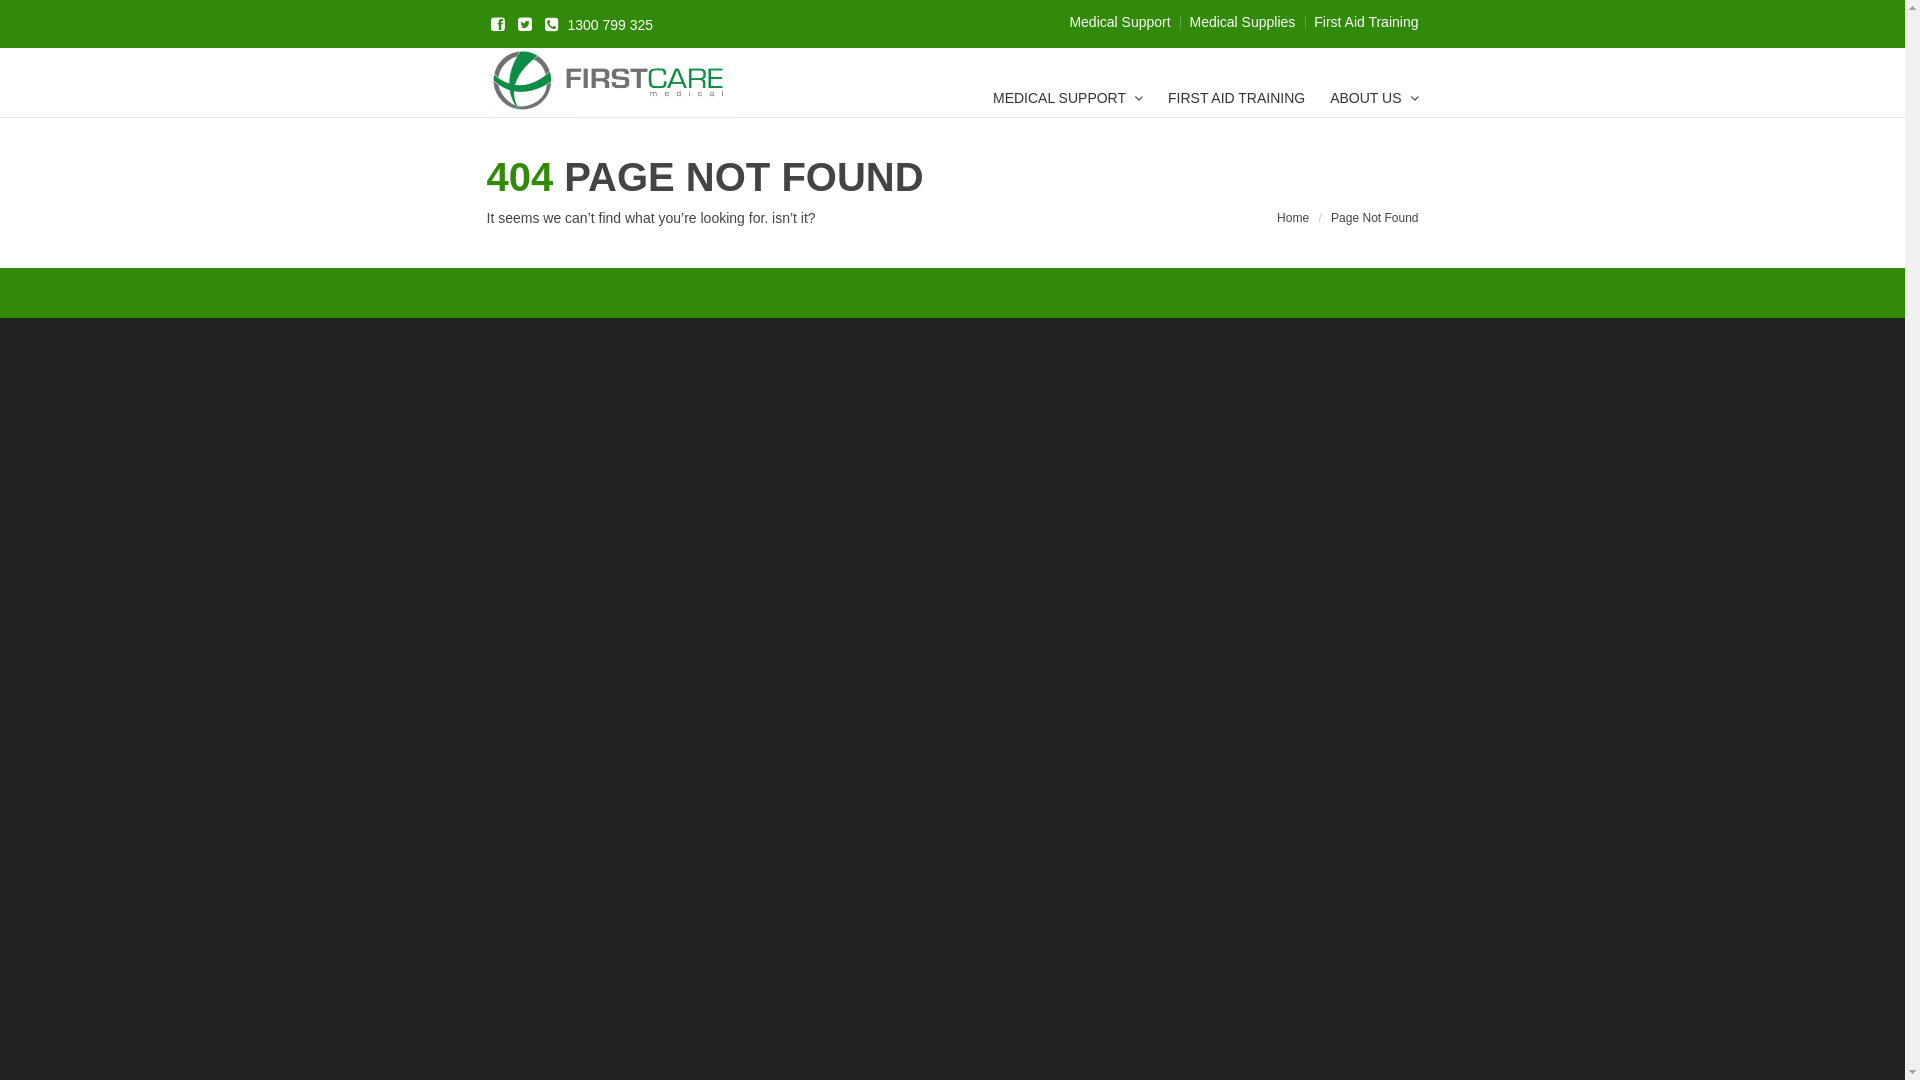 Image resolution: width=1920 pixels, height=1080 pixels. Describe the element at coordinates (595, 24) in the screenshot. I see `'1300 799 325'` at that location.